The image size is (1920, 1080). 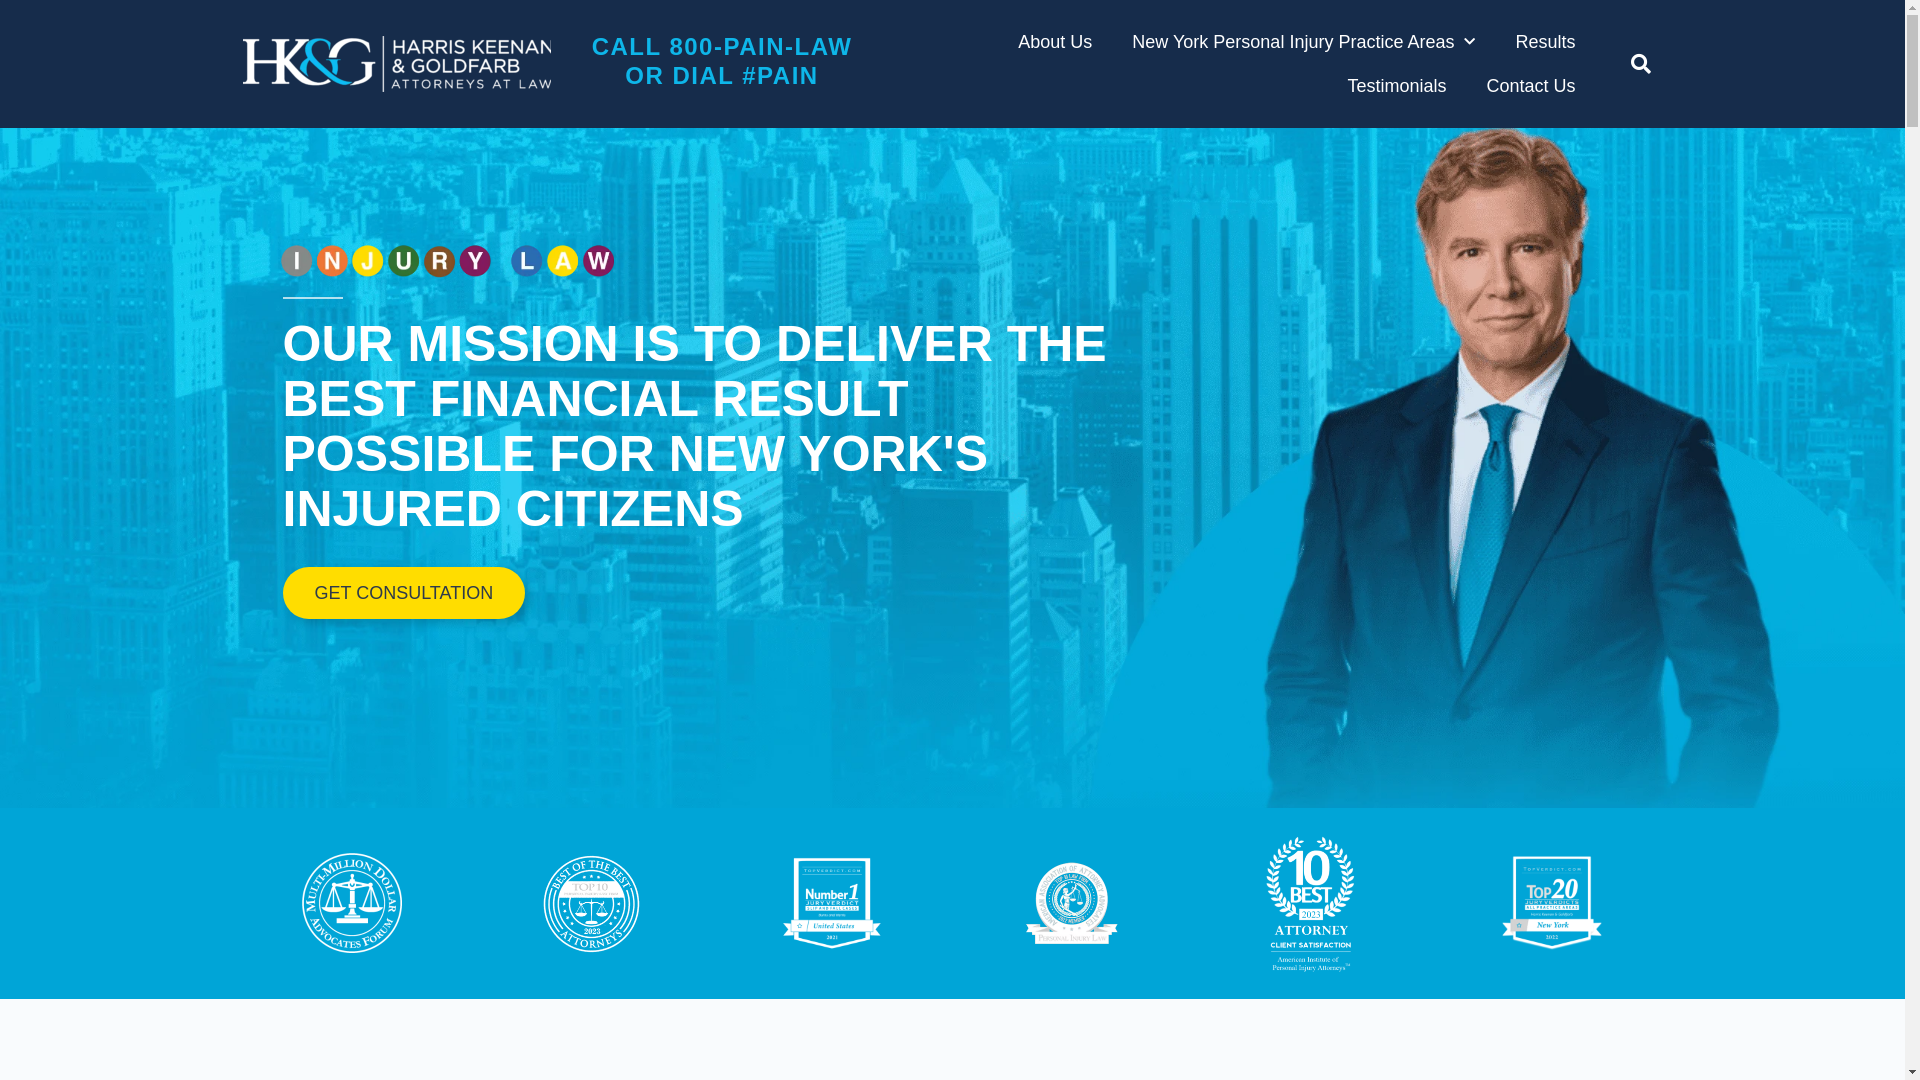 I want to click on 'Testimonials', so click(x=1395, y=84).